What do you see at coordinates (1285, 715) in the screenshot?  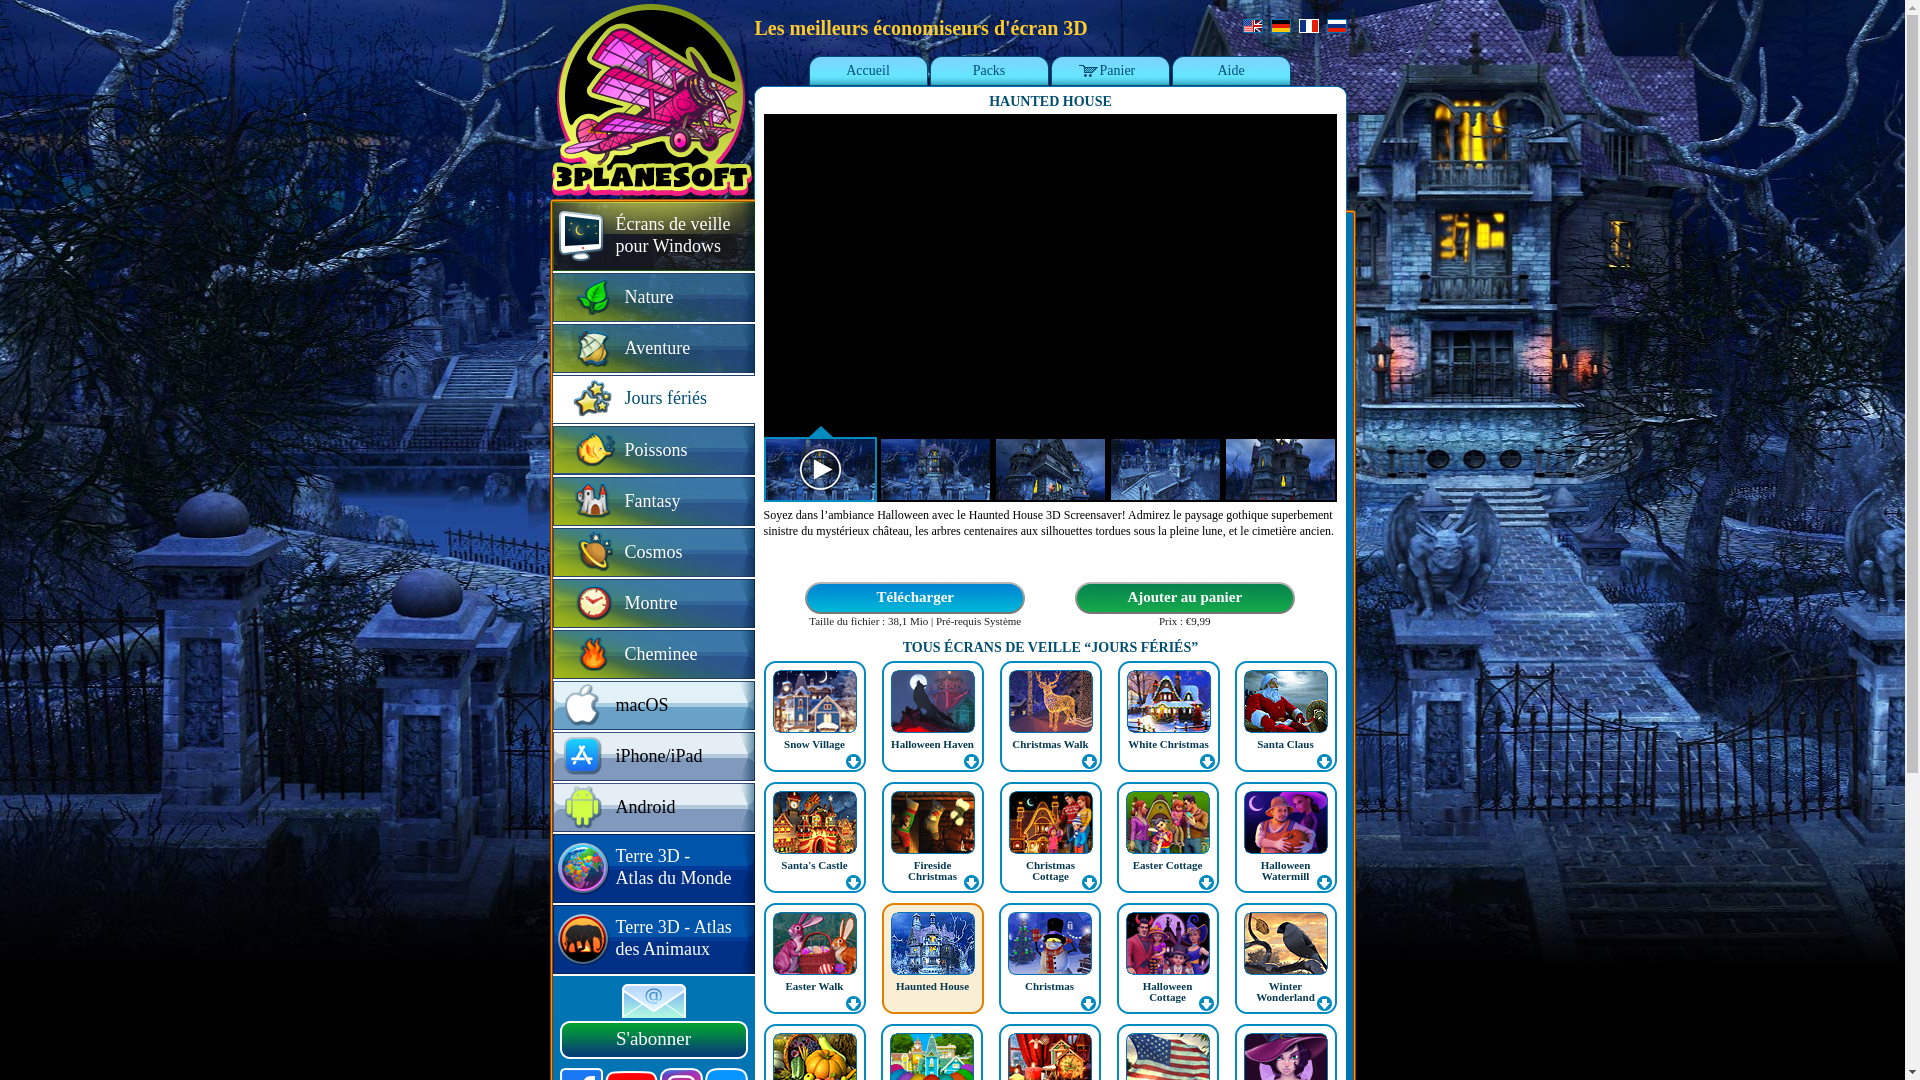 I see `'Santa Claus'` at bounding box center [1285, 715].